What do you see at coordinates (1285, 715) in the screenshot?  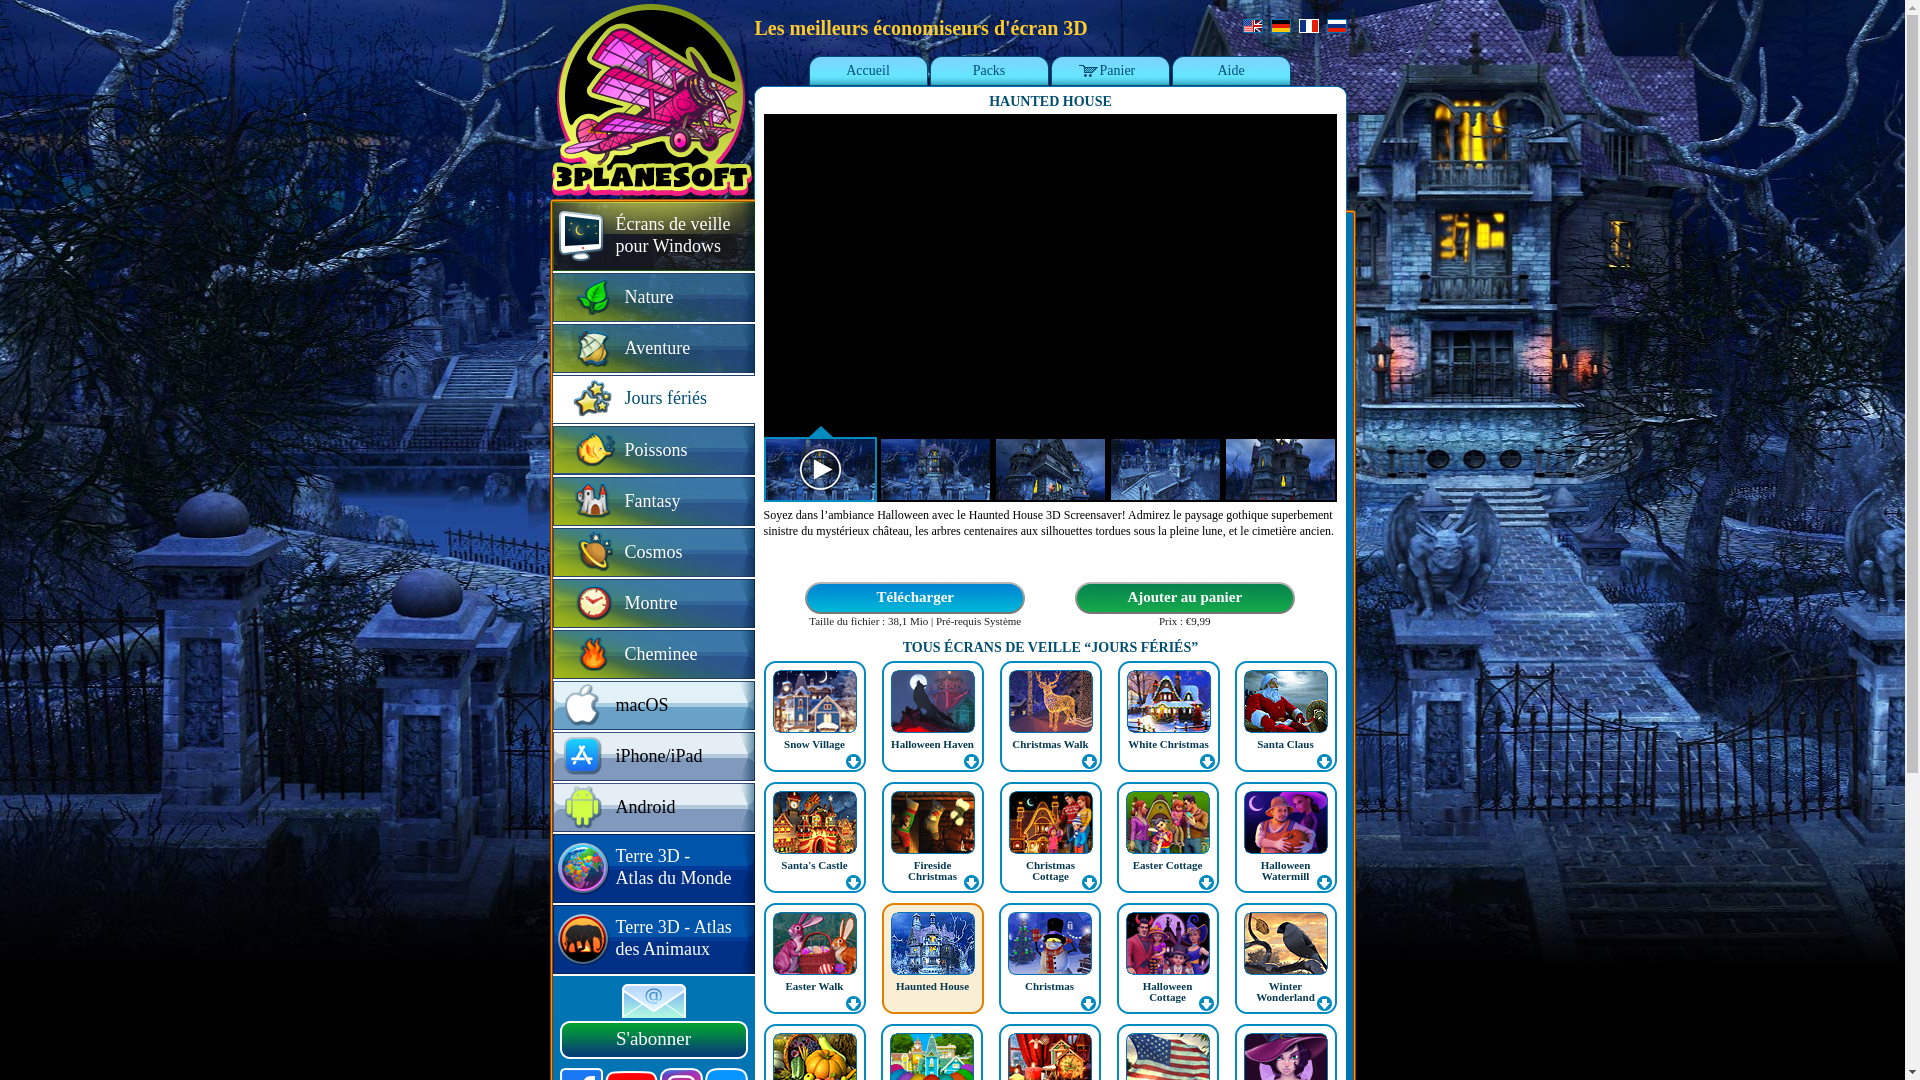 I see `'Santa Claus'` at bounding box center [1285, 715].